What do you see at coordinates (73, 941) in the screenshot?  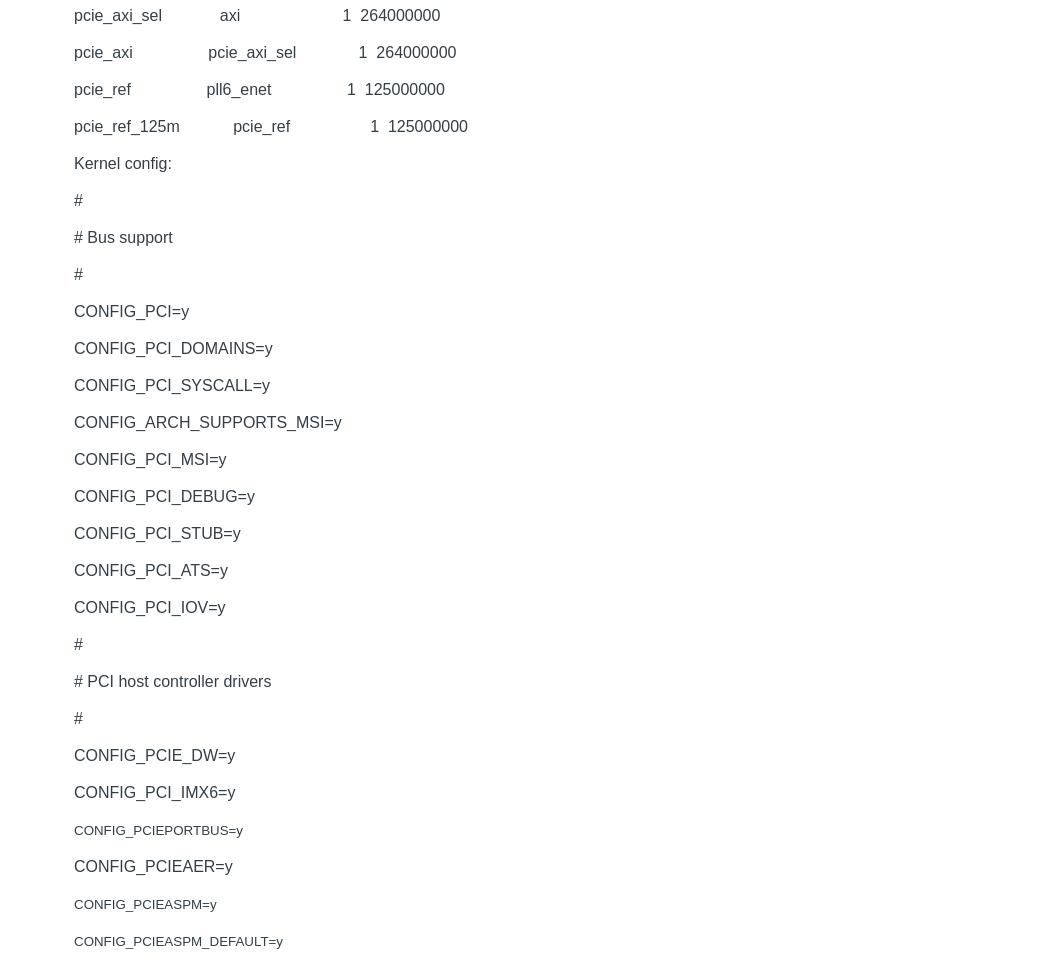 I see `'CONFIG_PCIEASPM_DEFAULT=y'` at bounding box center [73, 941].